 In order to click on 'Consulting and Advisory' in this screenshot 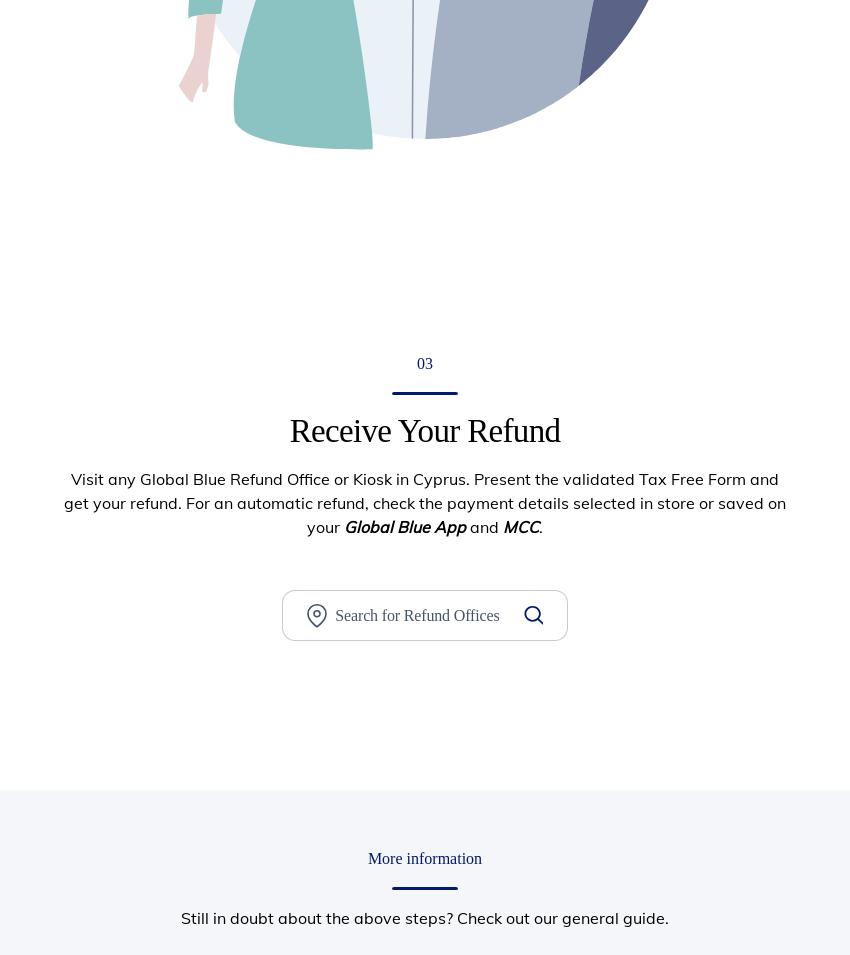, I will do `click(532, 534)`.